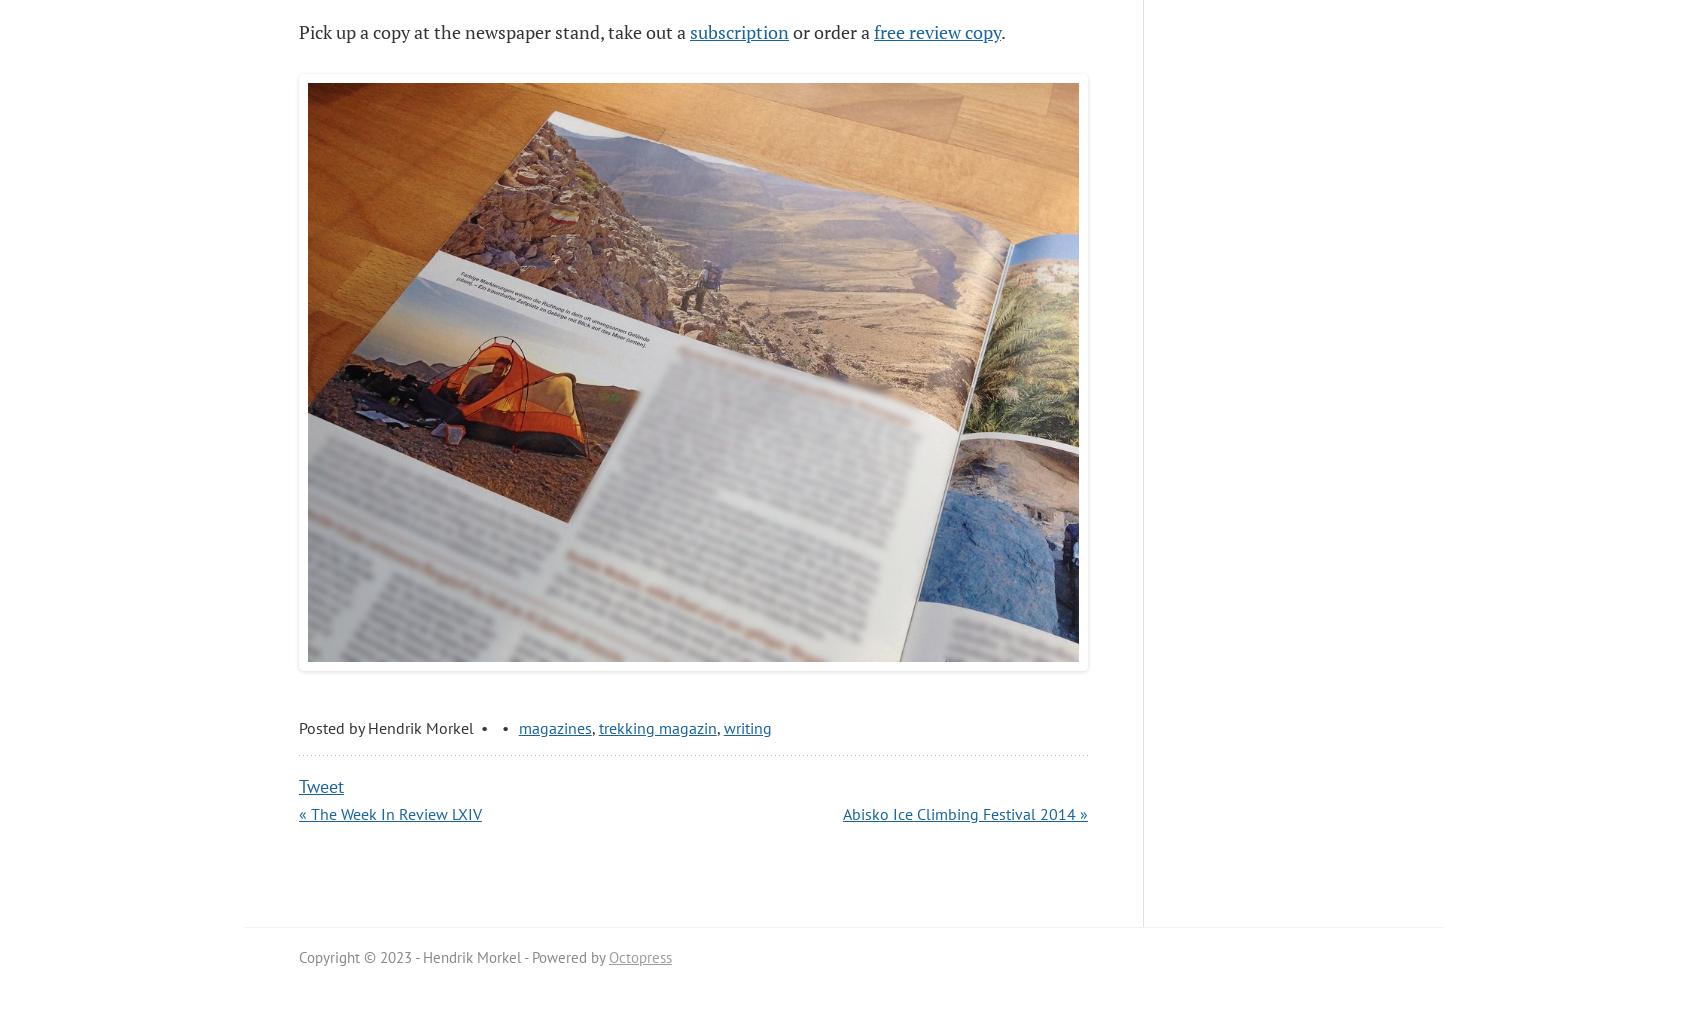 This screenshot has width=1688, height=1029. Describe the element at coordinates (390, 813) in the screenshot. I see `'« The Week In Review LXIV'` at that location.